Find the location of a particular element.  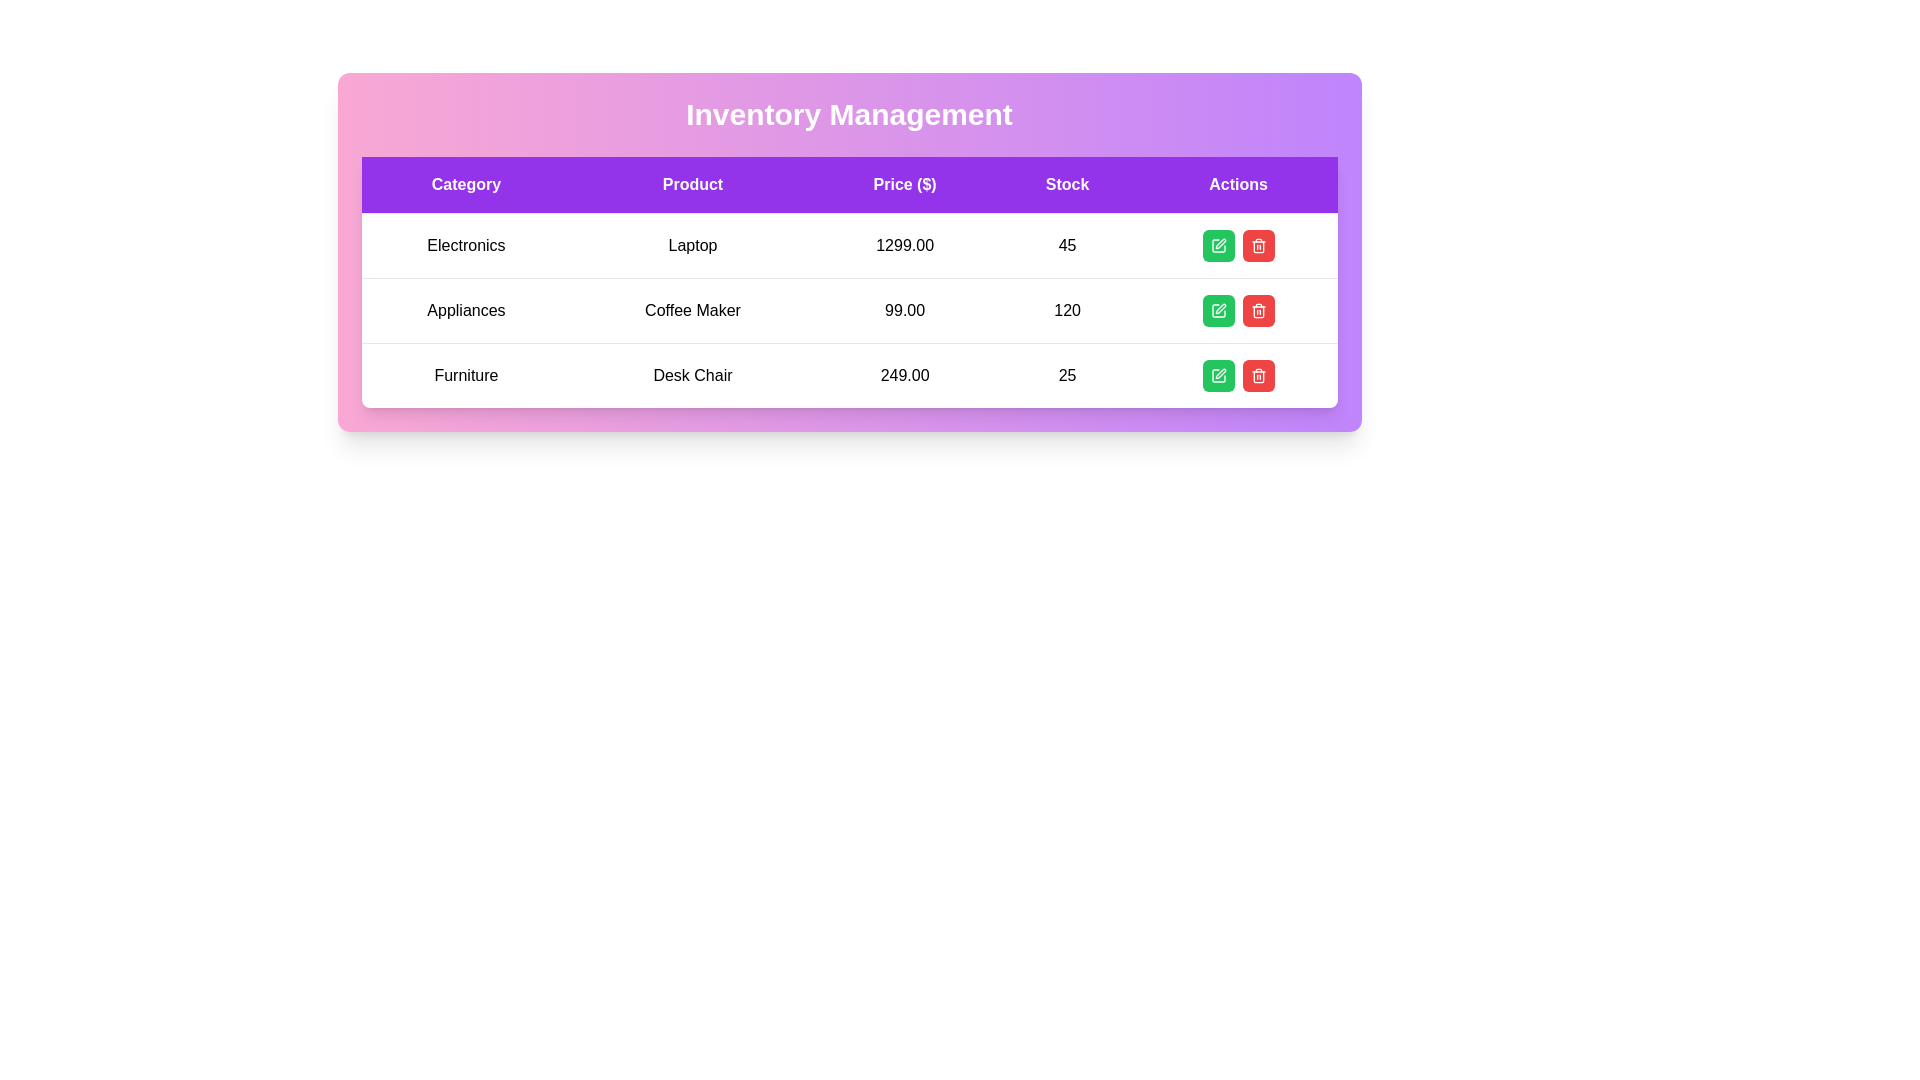

the green rounded rectangular button with a white pencil icon in the actions column of the third row in the inventory management table is located at coordinates (1217, 375).